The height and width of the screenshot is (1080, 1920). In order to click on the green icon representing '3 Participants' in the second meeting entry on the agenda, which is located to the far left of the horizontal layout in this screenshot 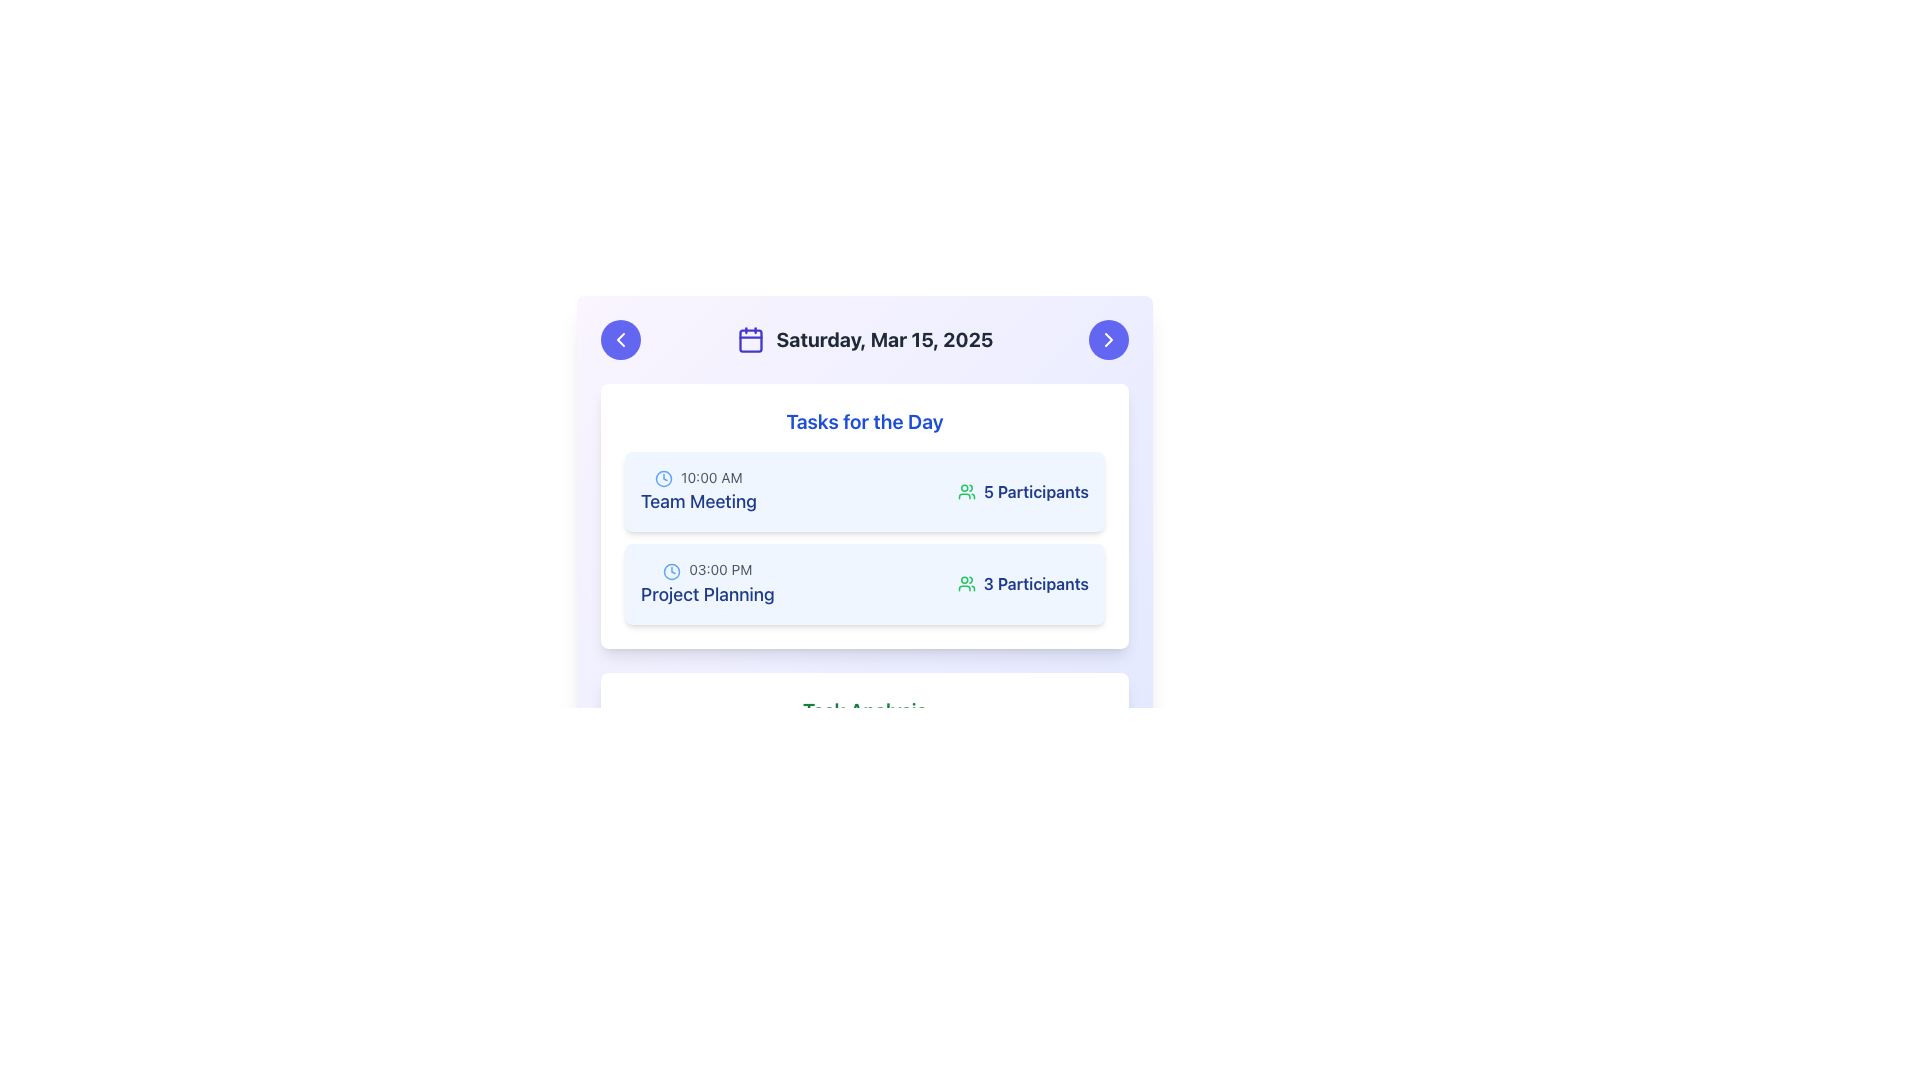, I will do `click(966, 584)`.